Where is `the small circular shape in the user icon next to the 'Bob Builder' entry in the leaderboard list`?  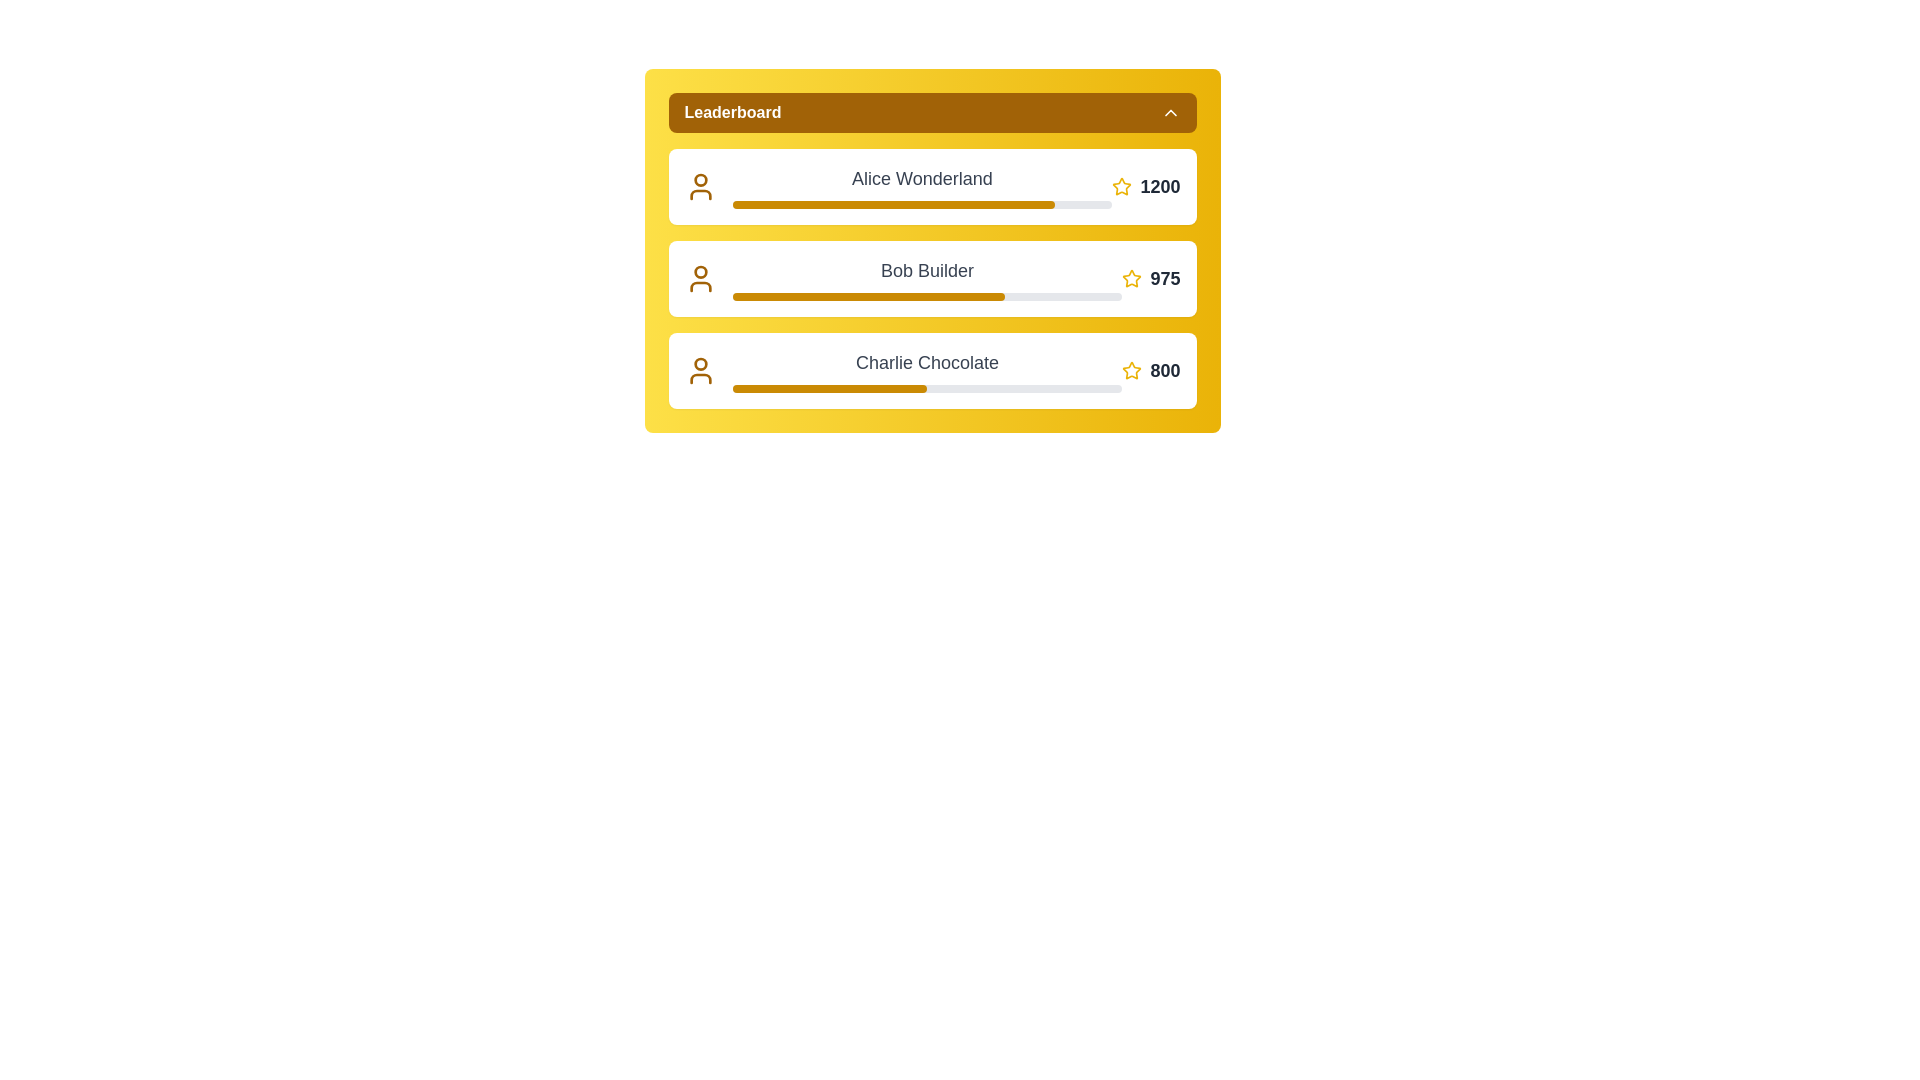 the small circular shape in the user icon next to the 'Bob Builder' entry in the leaderboard list is located at coordinates (700, 272).